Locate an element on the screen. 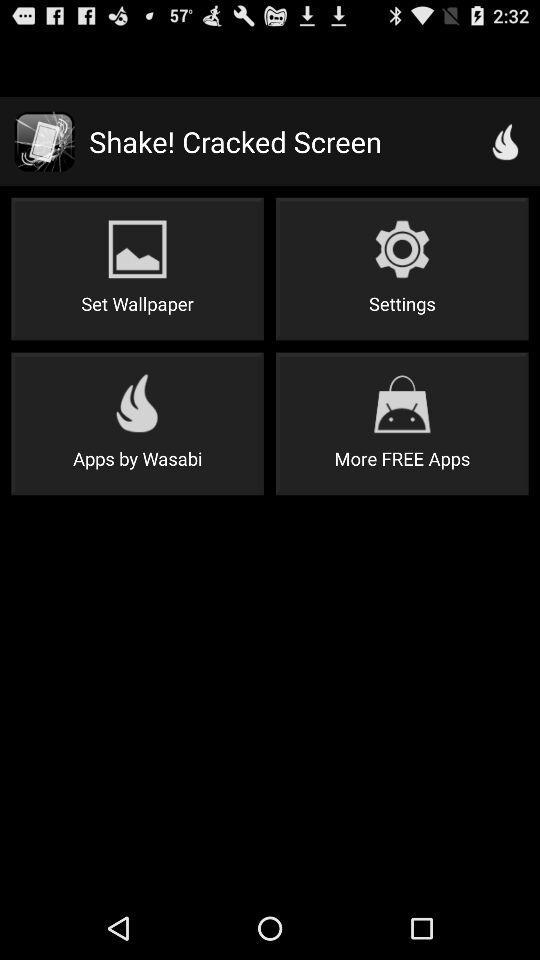  the more free apps button is located at coordinates (402, 423).